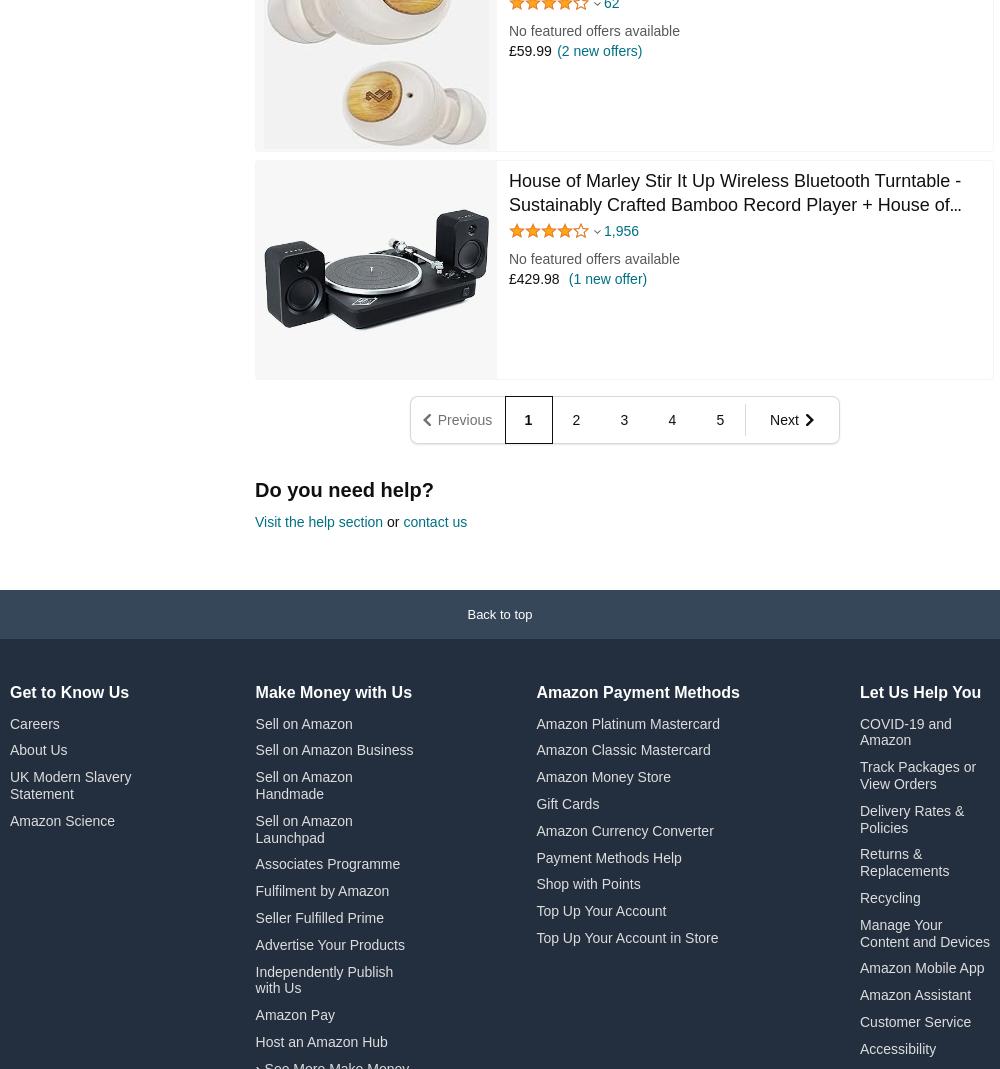 Image resolution: width=1000 pixels, height=1069 pixels. I want to click on 'Shop with Points', so click(587, 882).